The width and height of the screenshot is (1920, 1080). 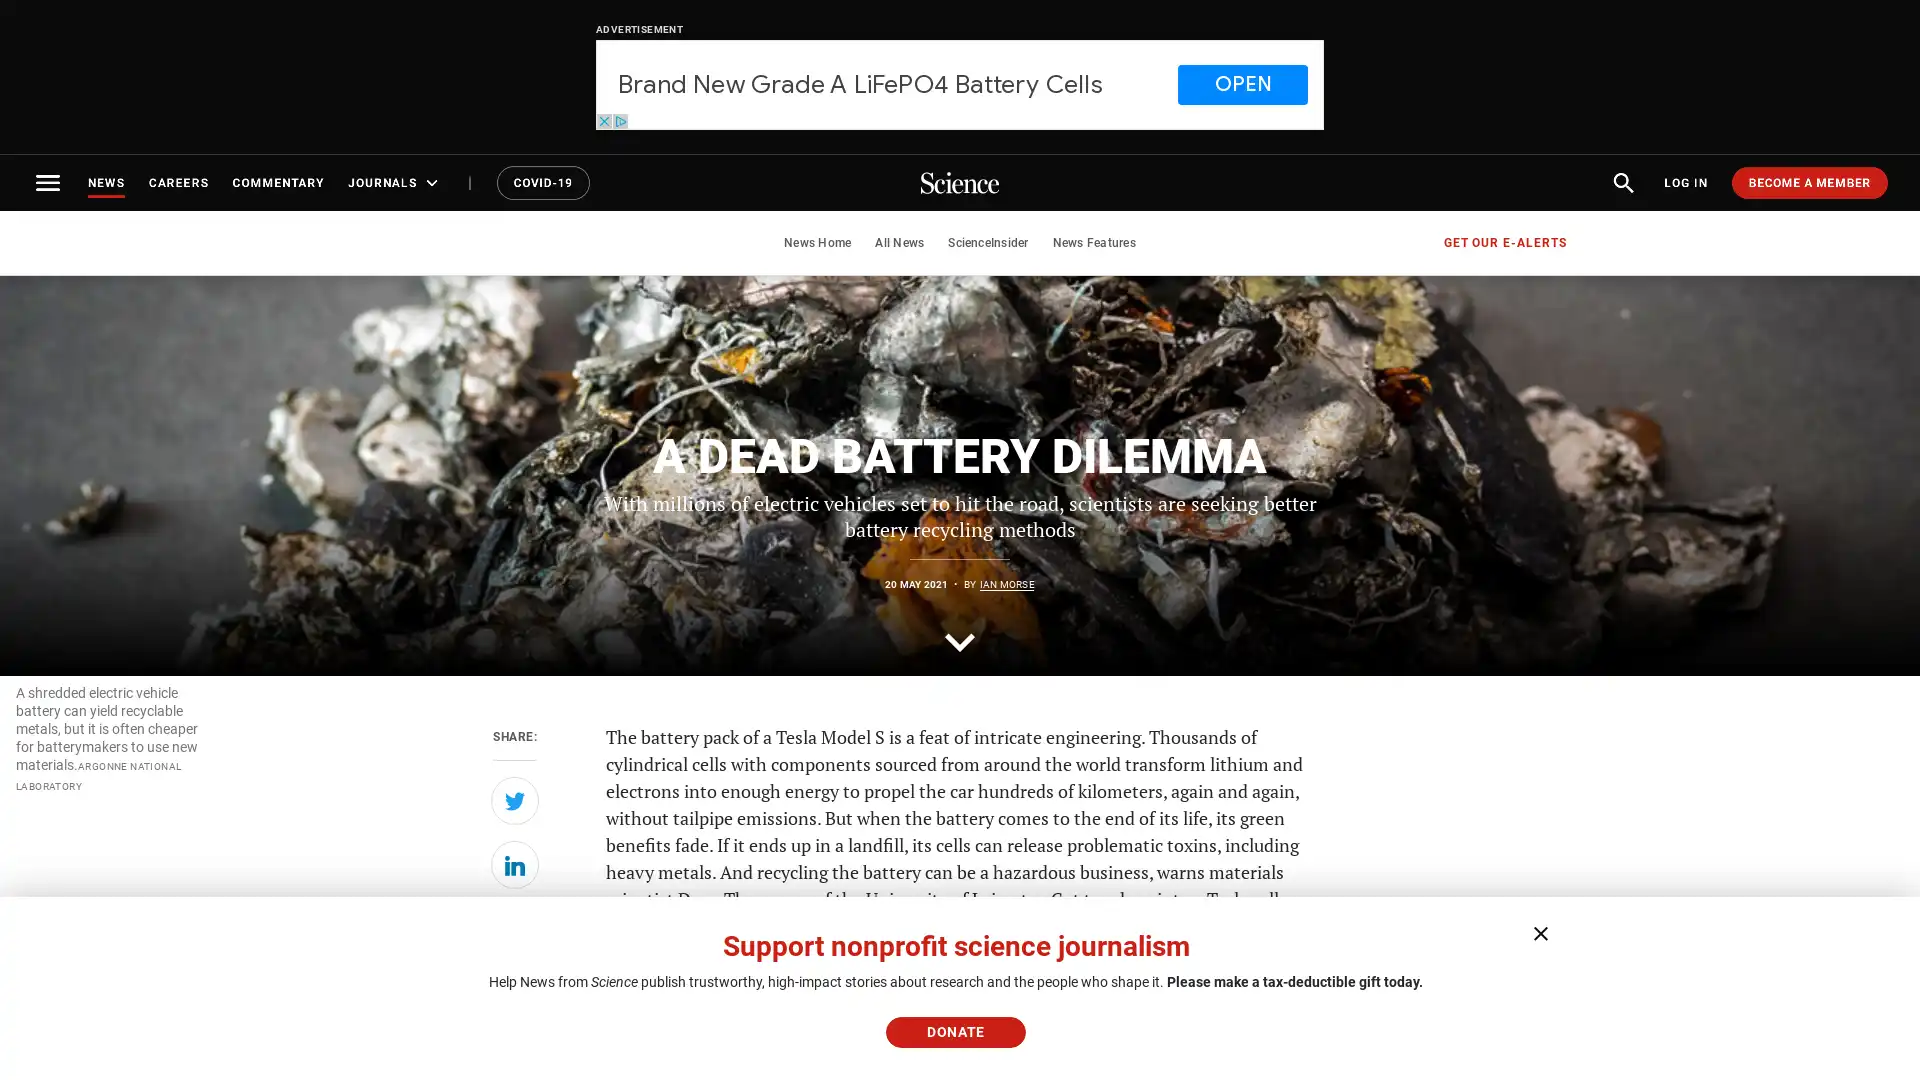 What do you see at coordinates (395, 182) in the screenshot?
I see `JOURNALS` at bounding box center [395, 182].